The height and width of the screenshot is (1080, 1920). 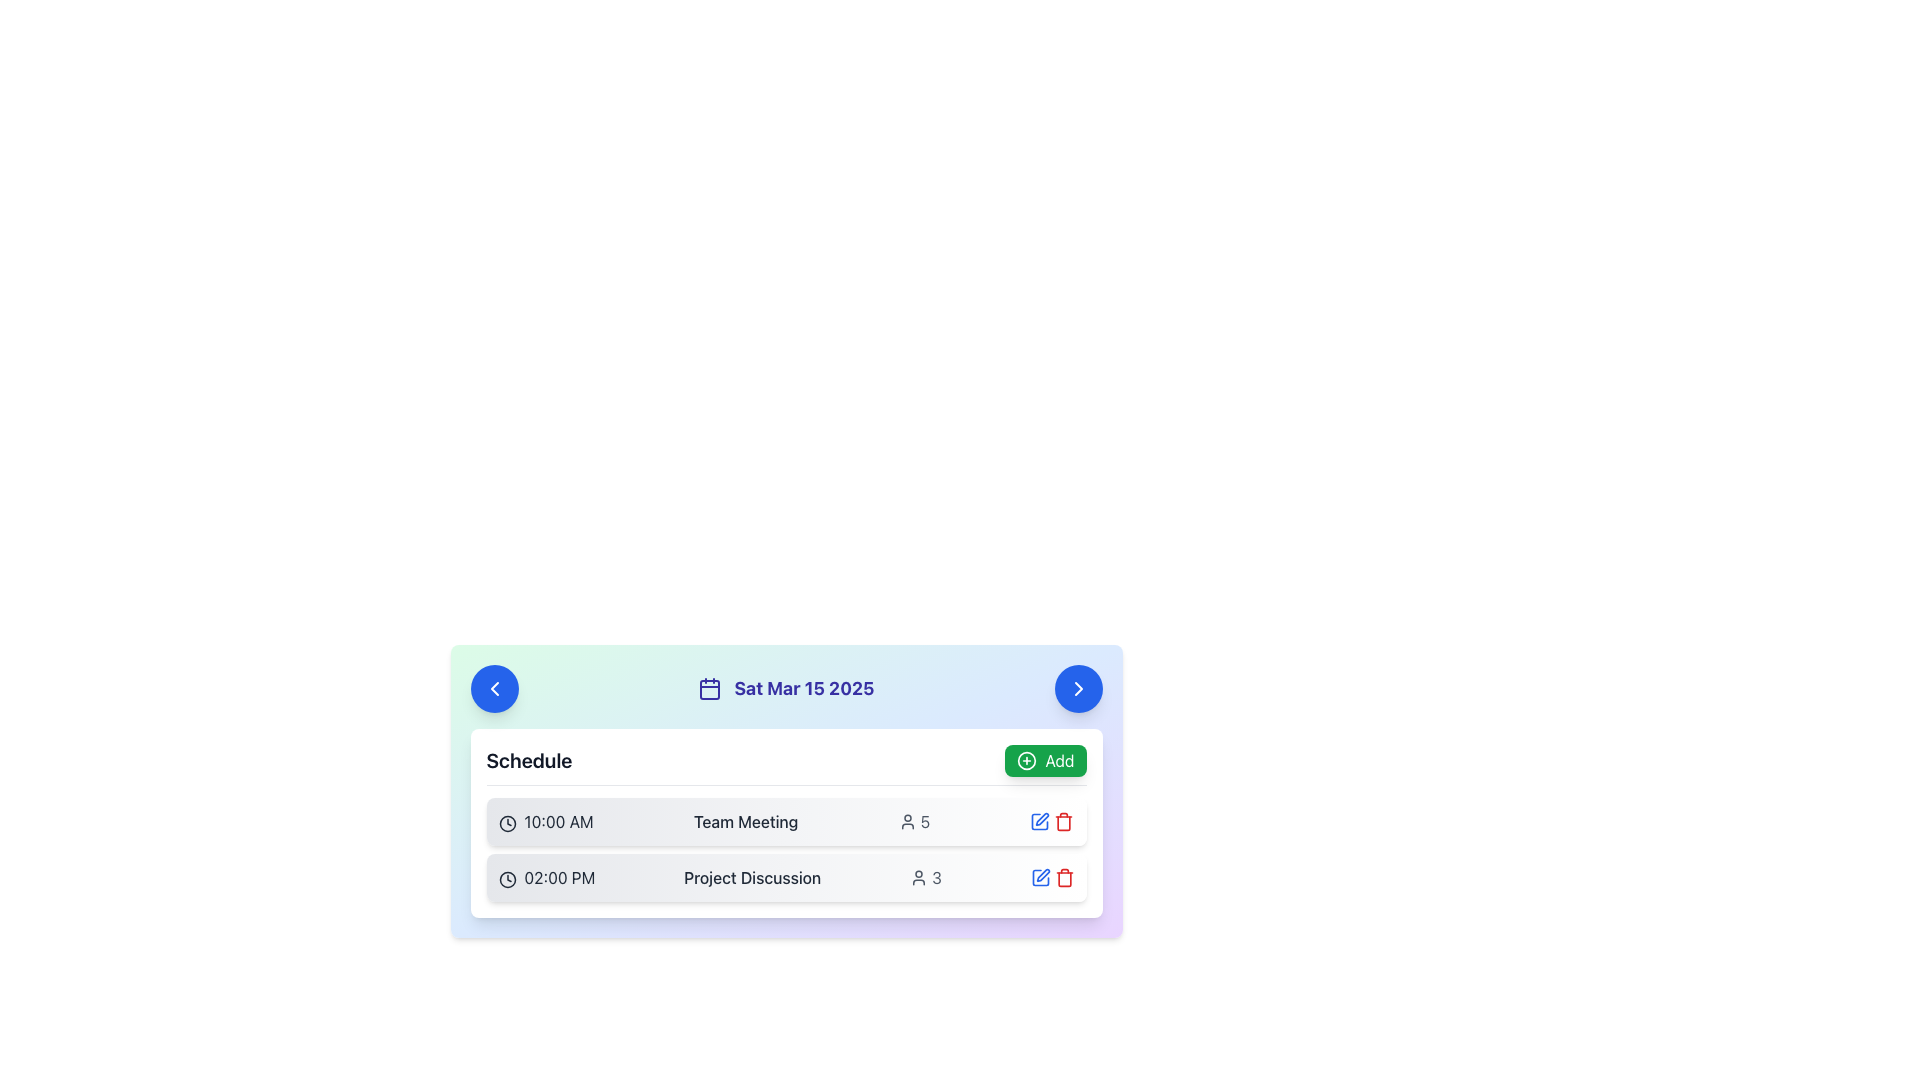 What do you see at coordinates (785, 877) in the screenshot?
I see `the event title 'Project Discussion' in the schedule list` at bounding box center [785, 877].